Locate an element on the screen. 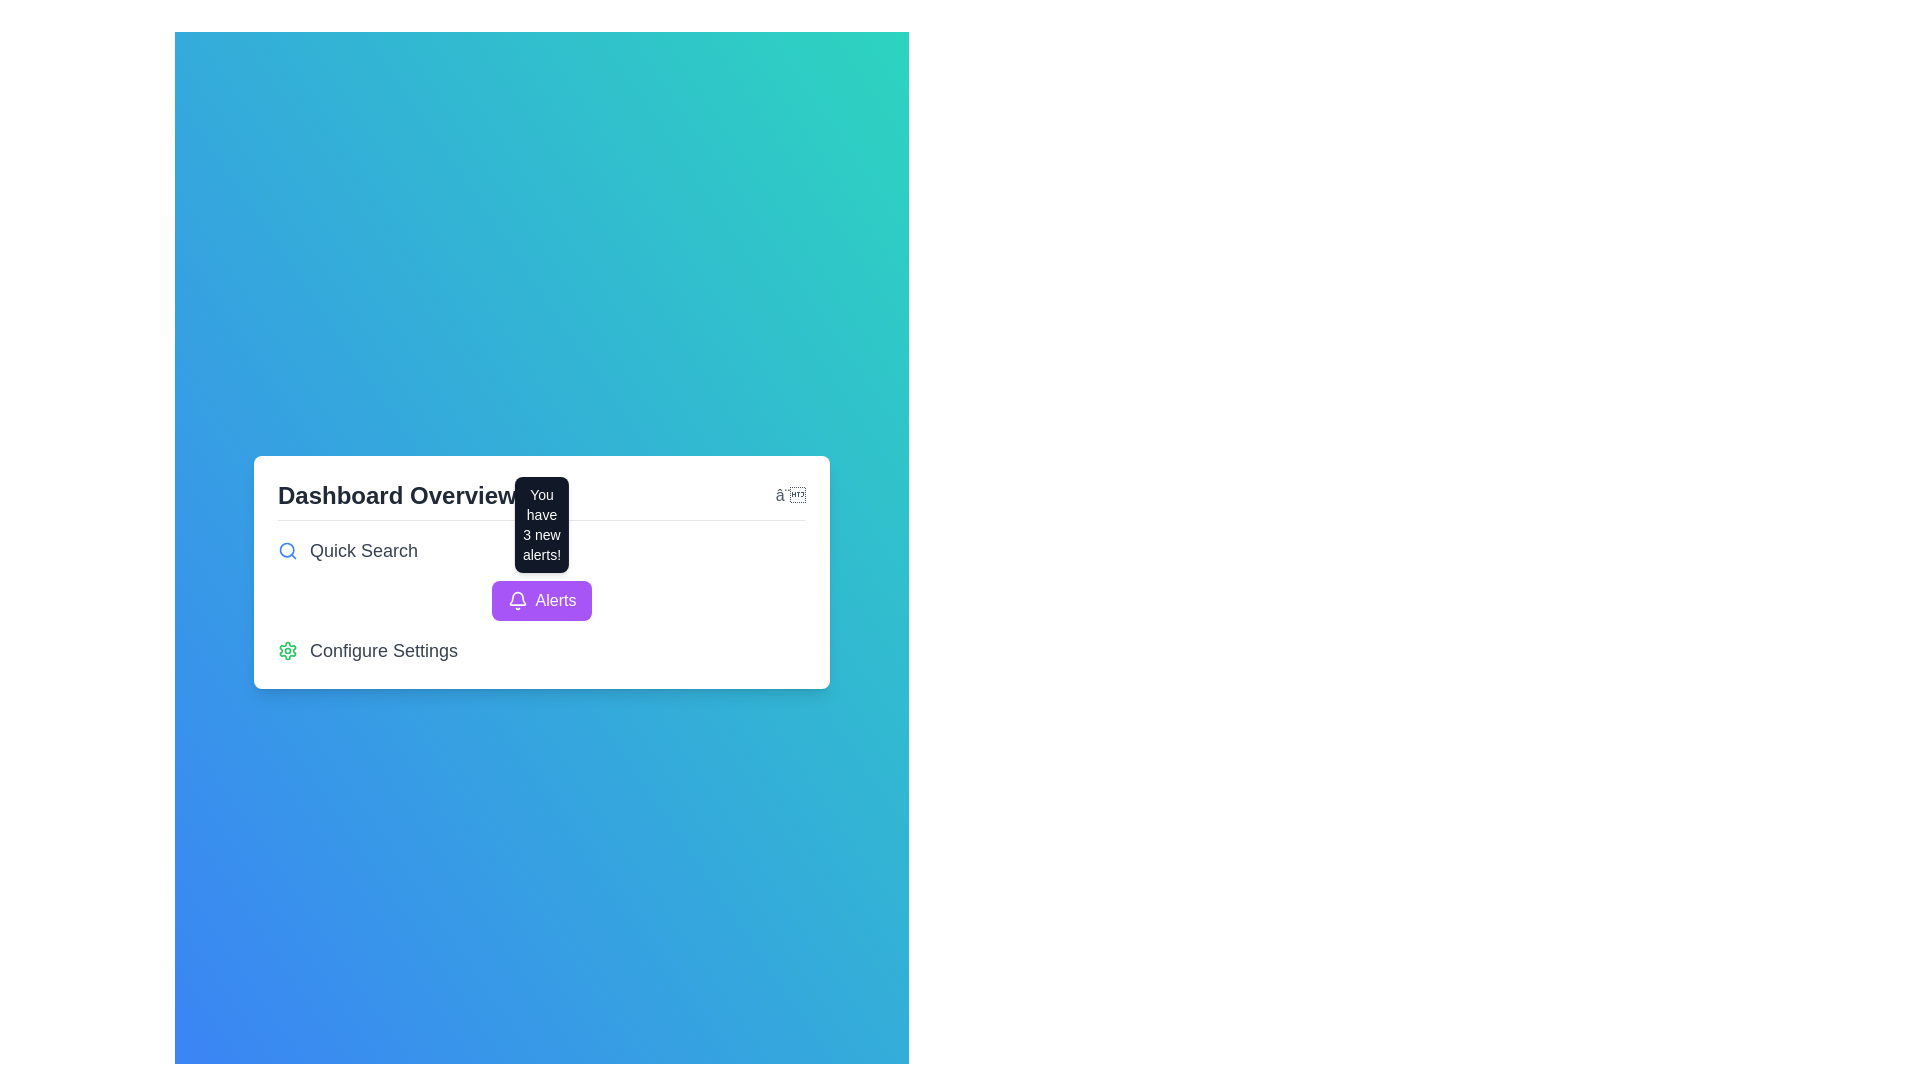  the 'Alerts' text label located to the right of the bell icon on the purple button at the bottom of the card interface is located at coordinates (556, 599).